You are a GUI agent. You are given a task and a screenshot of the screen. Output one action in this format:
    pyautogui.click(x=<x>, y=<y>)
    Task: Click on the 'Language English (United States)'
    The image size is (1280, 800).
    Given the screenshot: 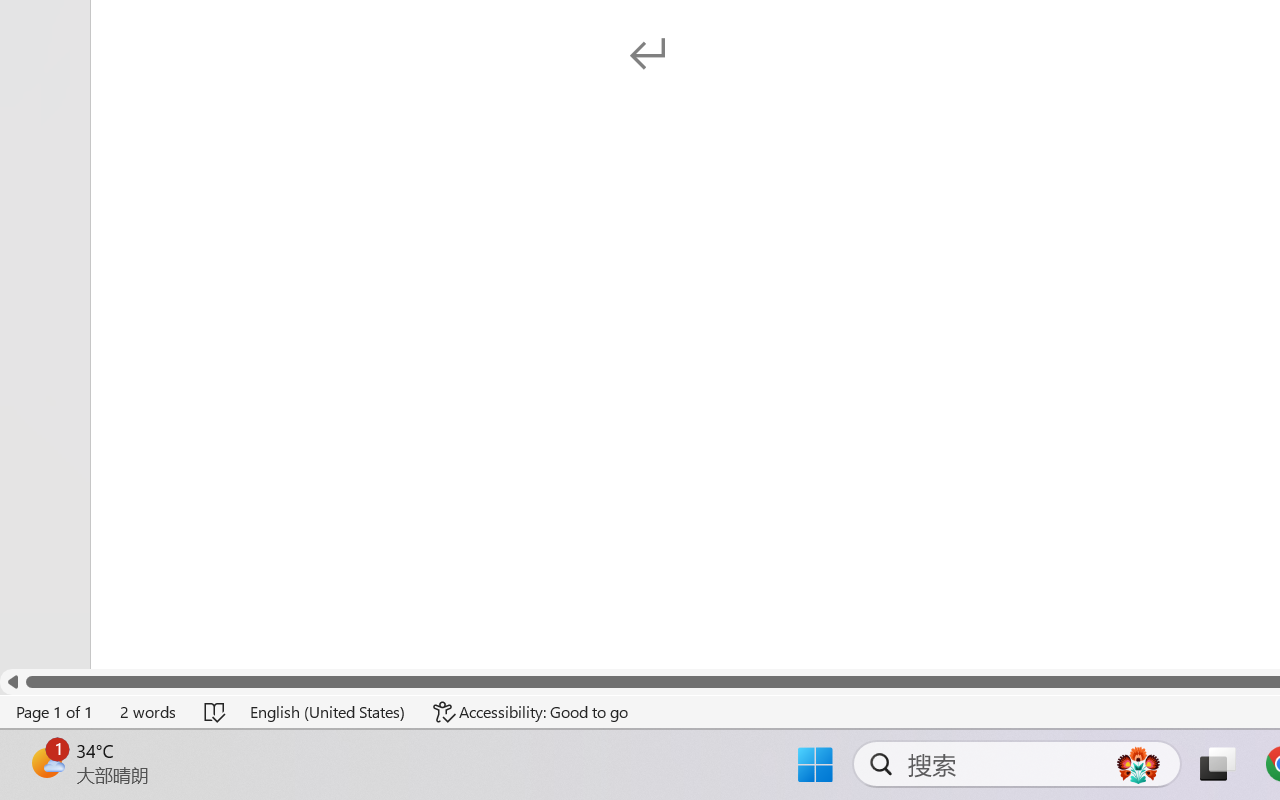 What is the action you would take?
    pyautogui.click(x=328, y=711)
    